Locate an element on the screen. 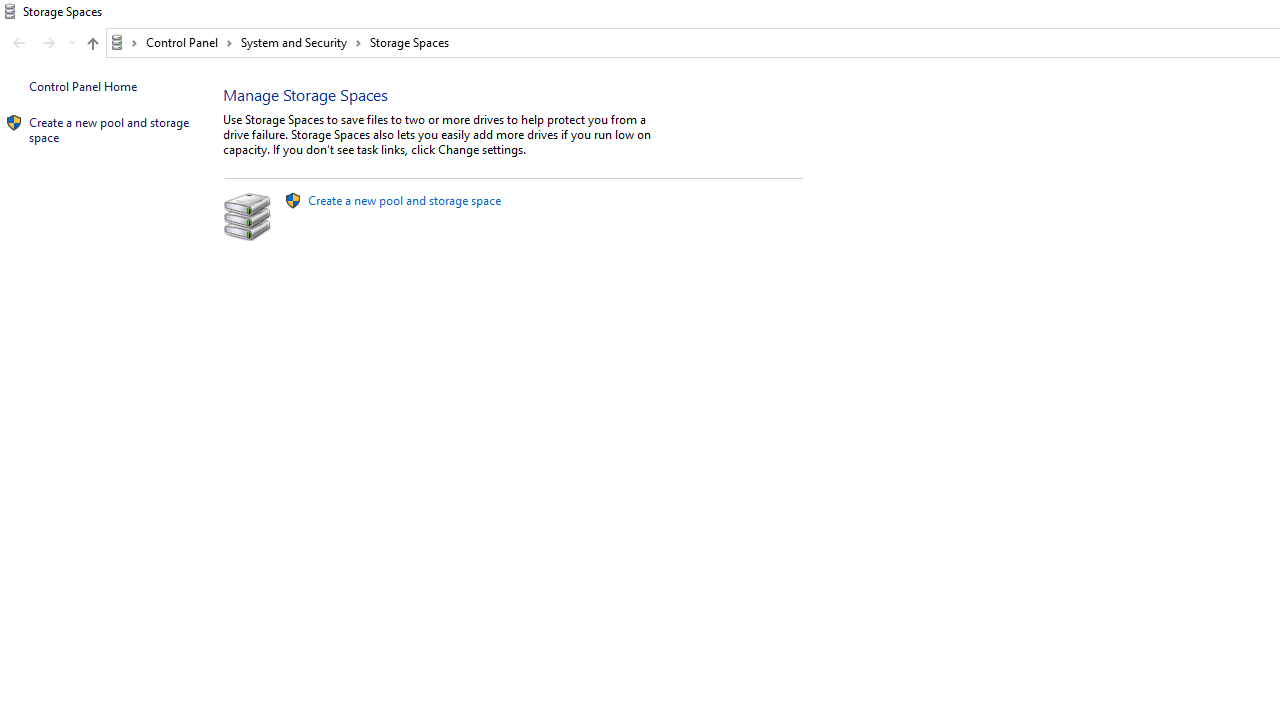 The height and width of the screenshot is (720, 1280). 'Forward (Alt + Right Arrow)' is located at coordinates (49, 43).